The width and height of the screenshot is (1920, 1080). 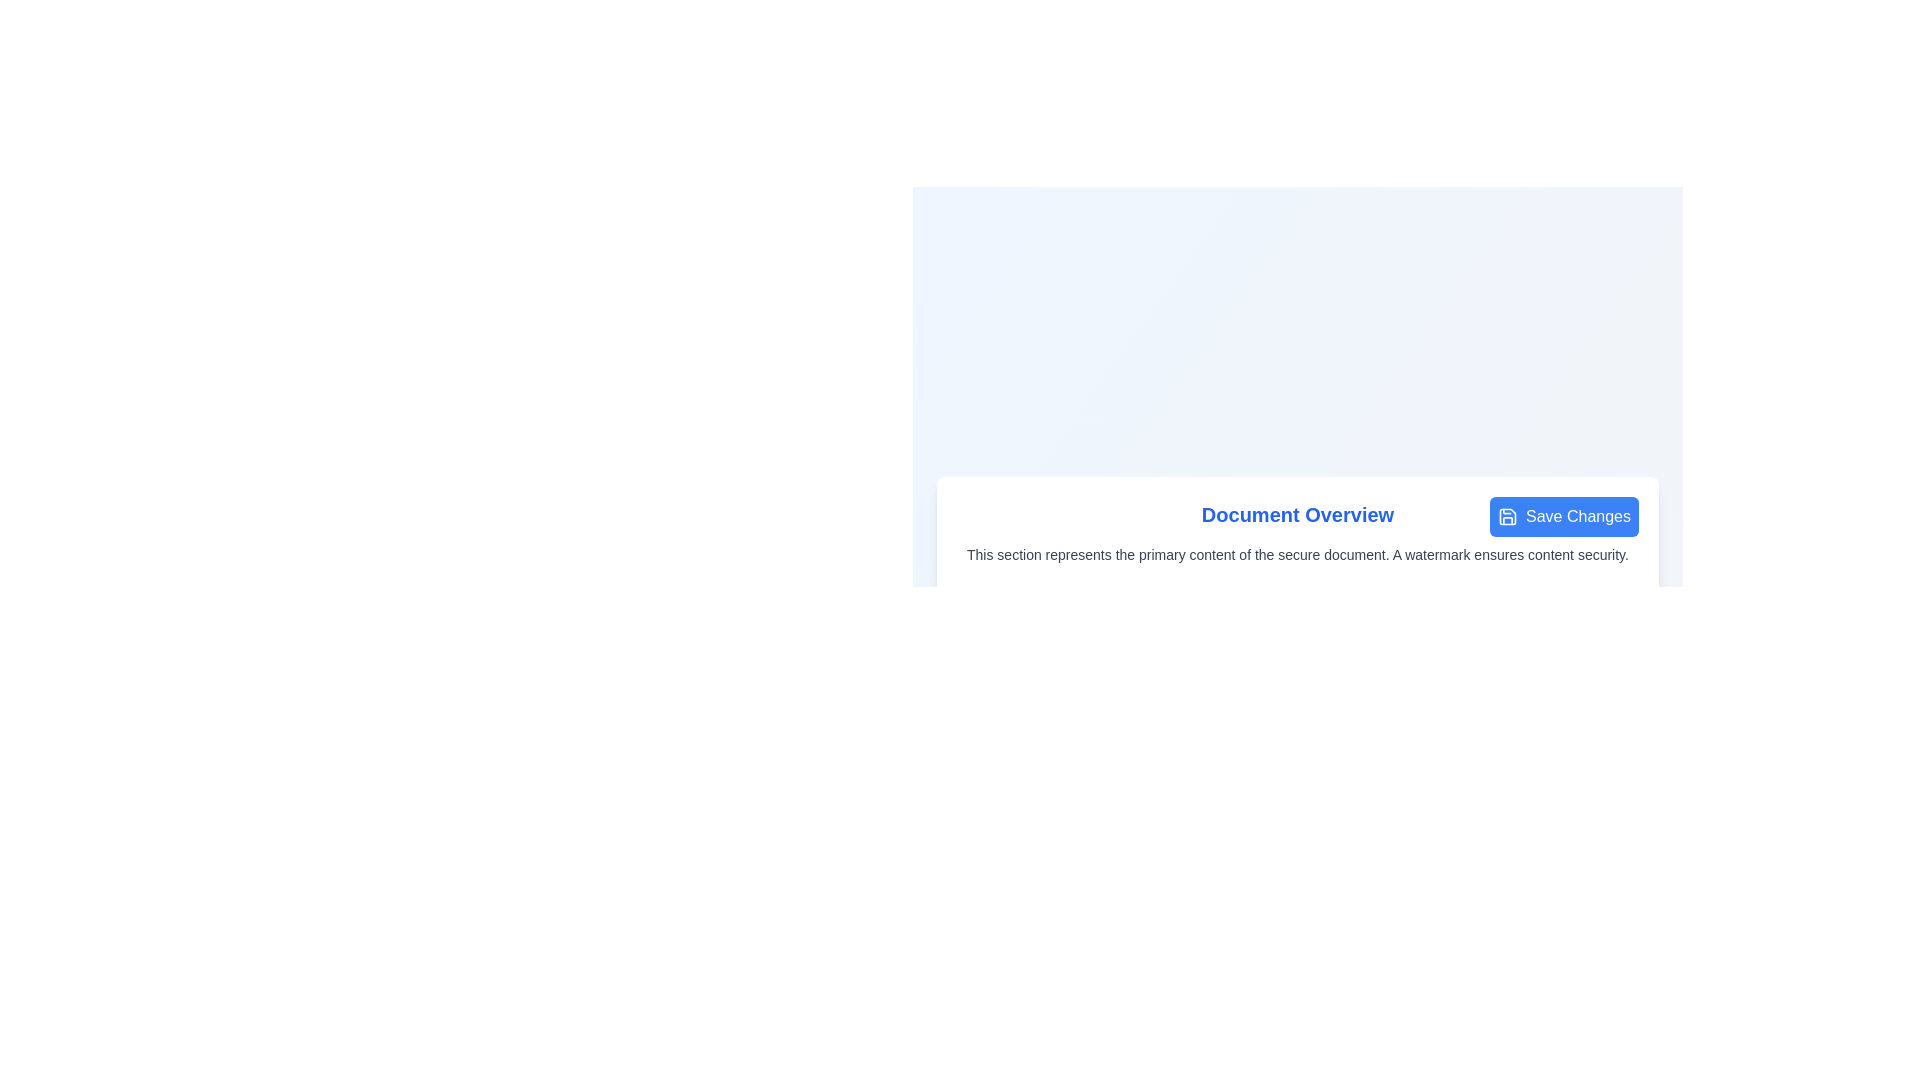 I want to click on header text element that displays 'Document Overview' in a bold and large blue font, positioned above a descriptive paragraph, so click(x=1297, y=514).